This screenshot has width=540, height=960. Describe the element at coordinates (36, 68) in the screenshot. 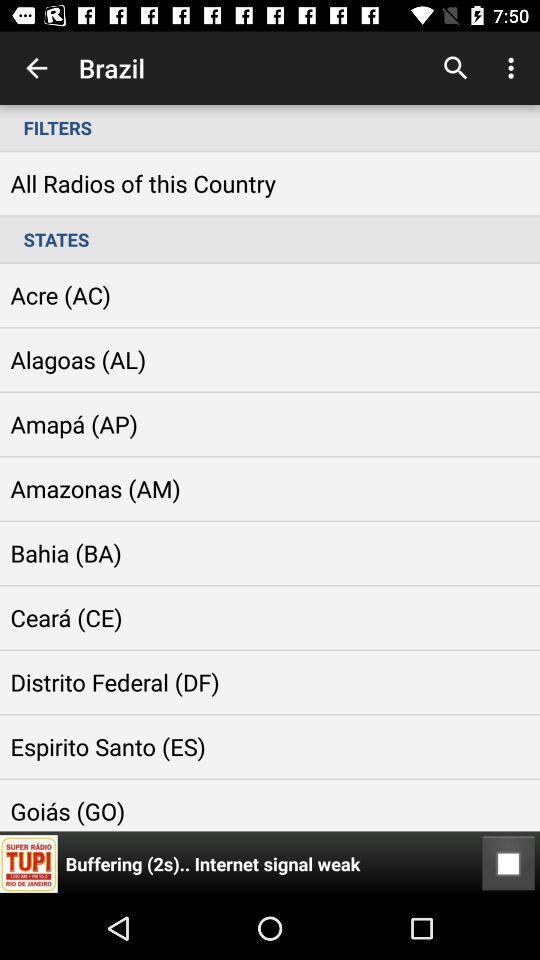

I see `the icon above filters` at that location.